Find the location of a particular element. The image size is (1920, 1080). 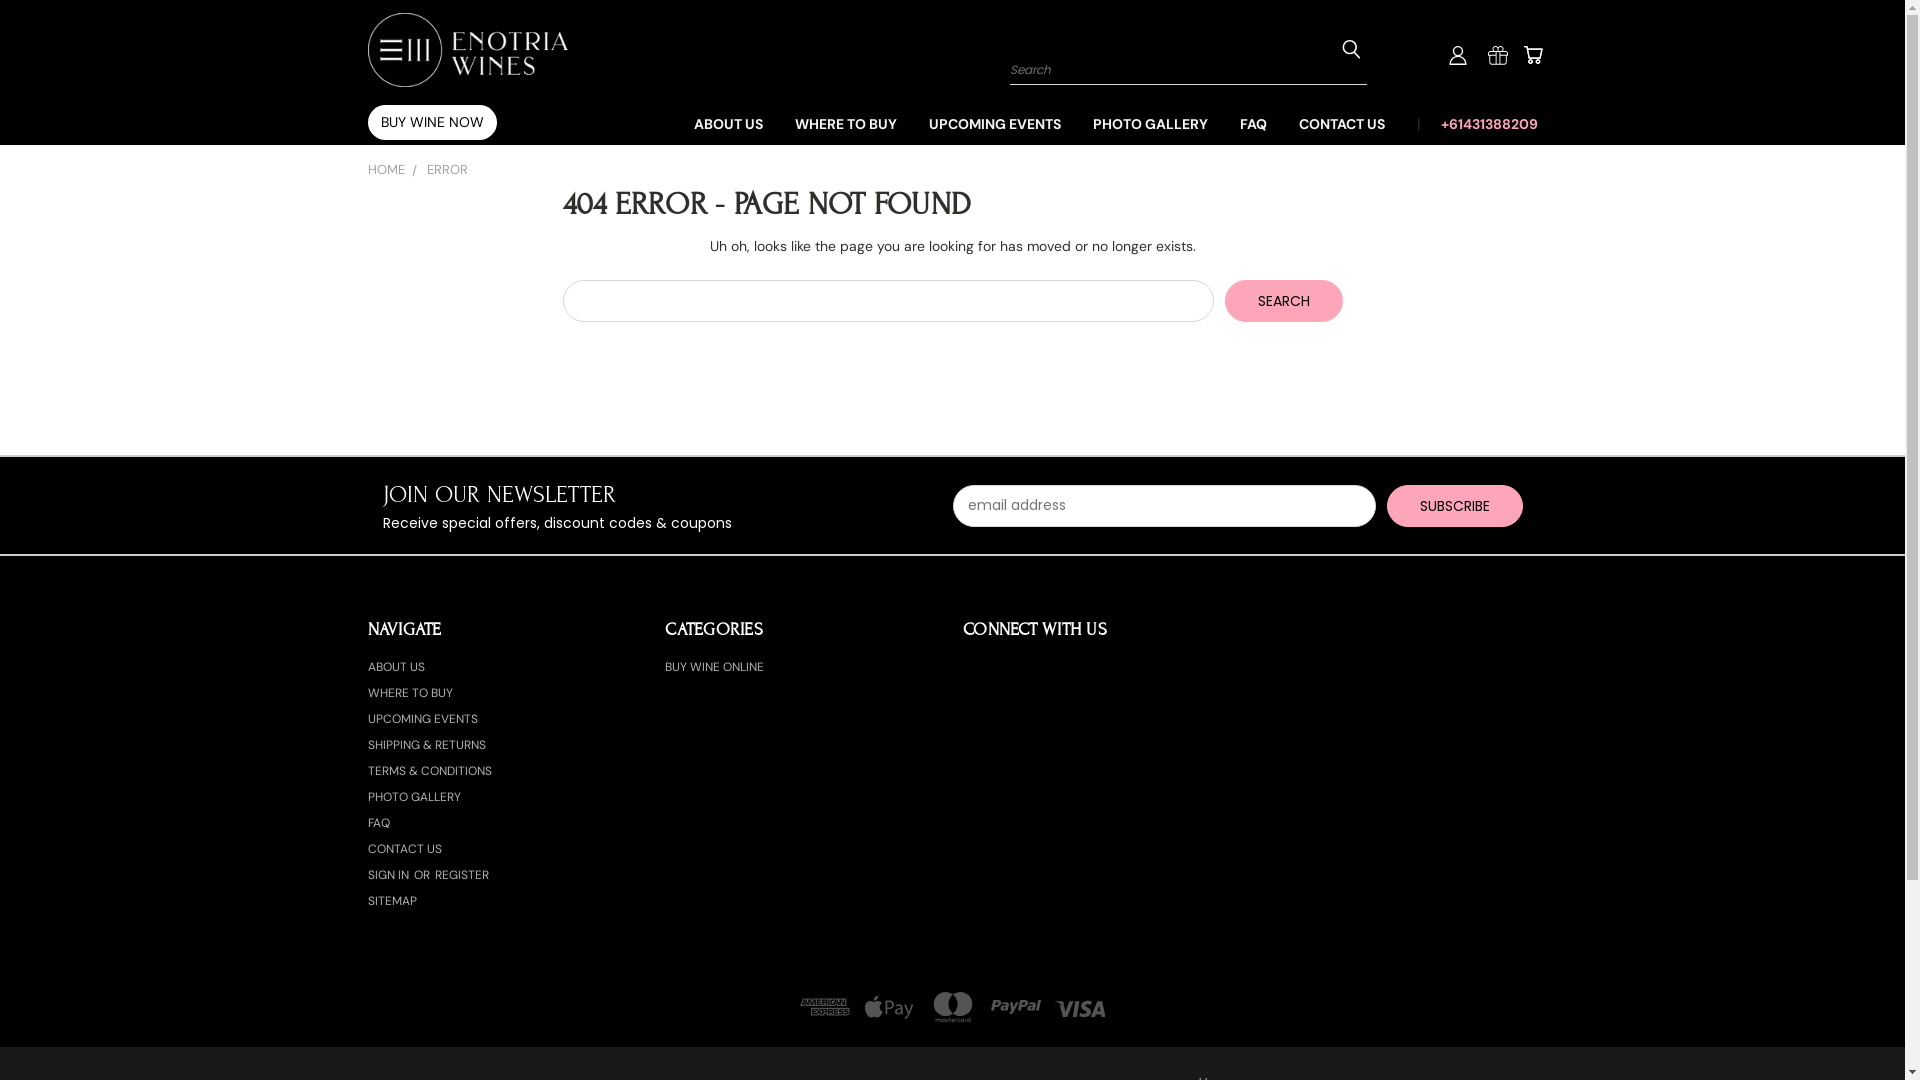

'FAQ' is located at coordinates (379, 826).